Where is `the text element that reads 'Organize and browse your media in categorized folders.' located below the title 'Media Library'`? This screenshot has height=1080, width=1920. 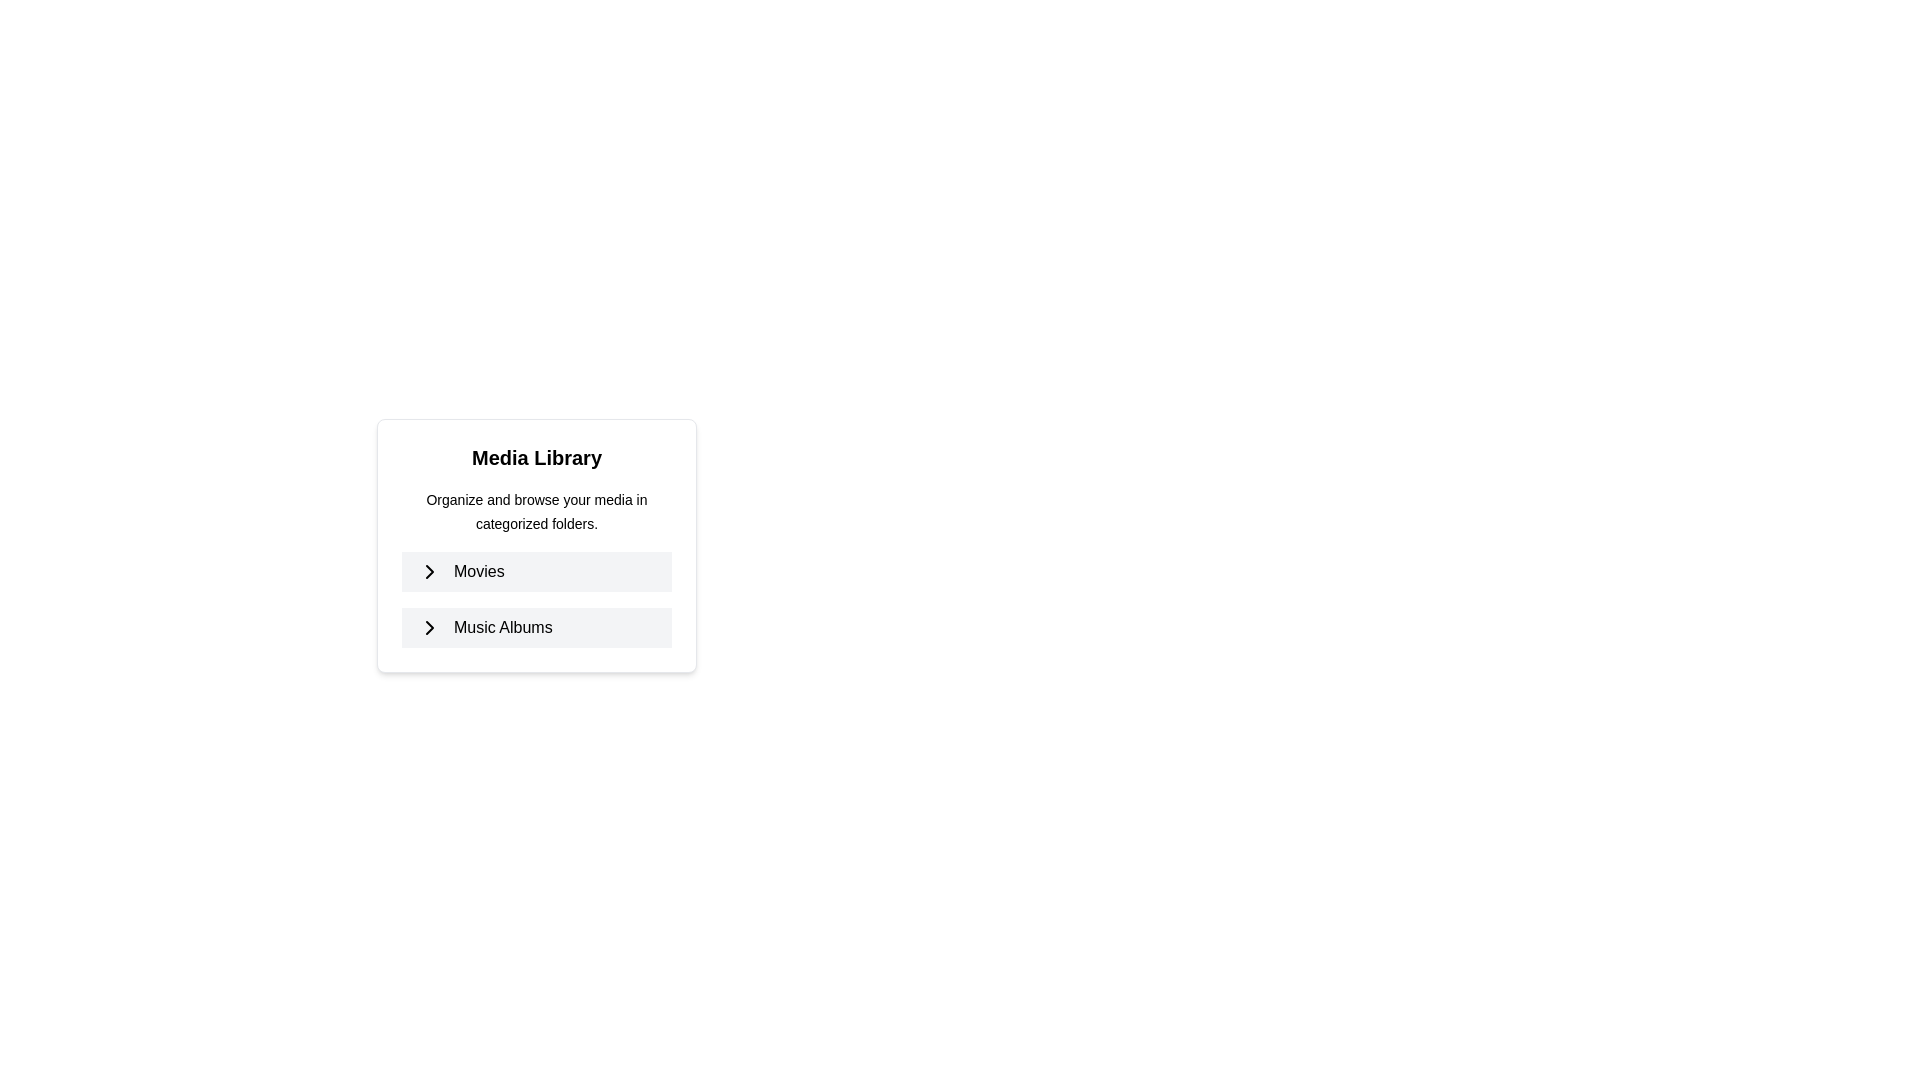
the text element that reads 'Organize and browse your media in categorized folders.' located below the title 'Media Library' is located at coordinates (537, 511).